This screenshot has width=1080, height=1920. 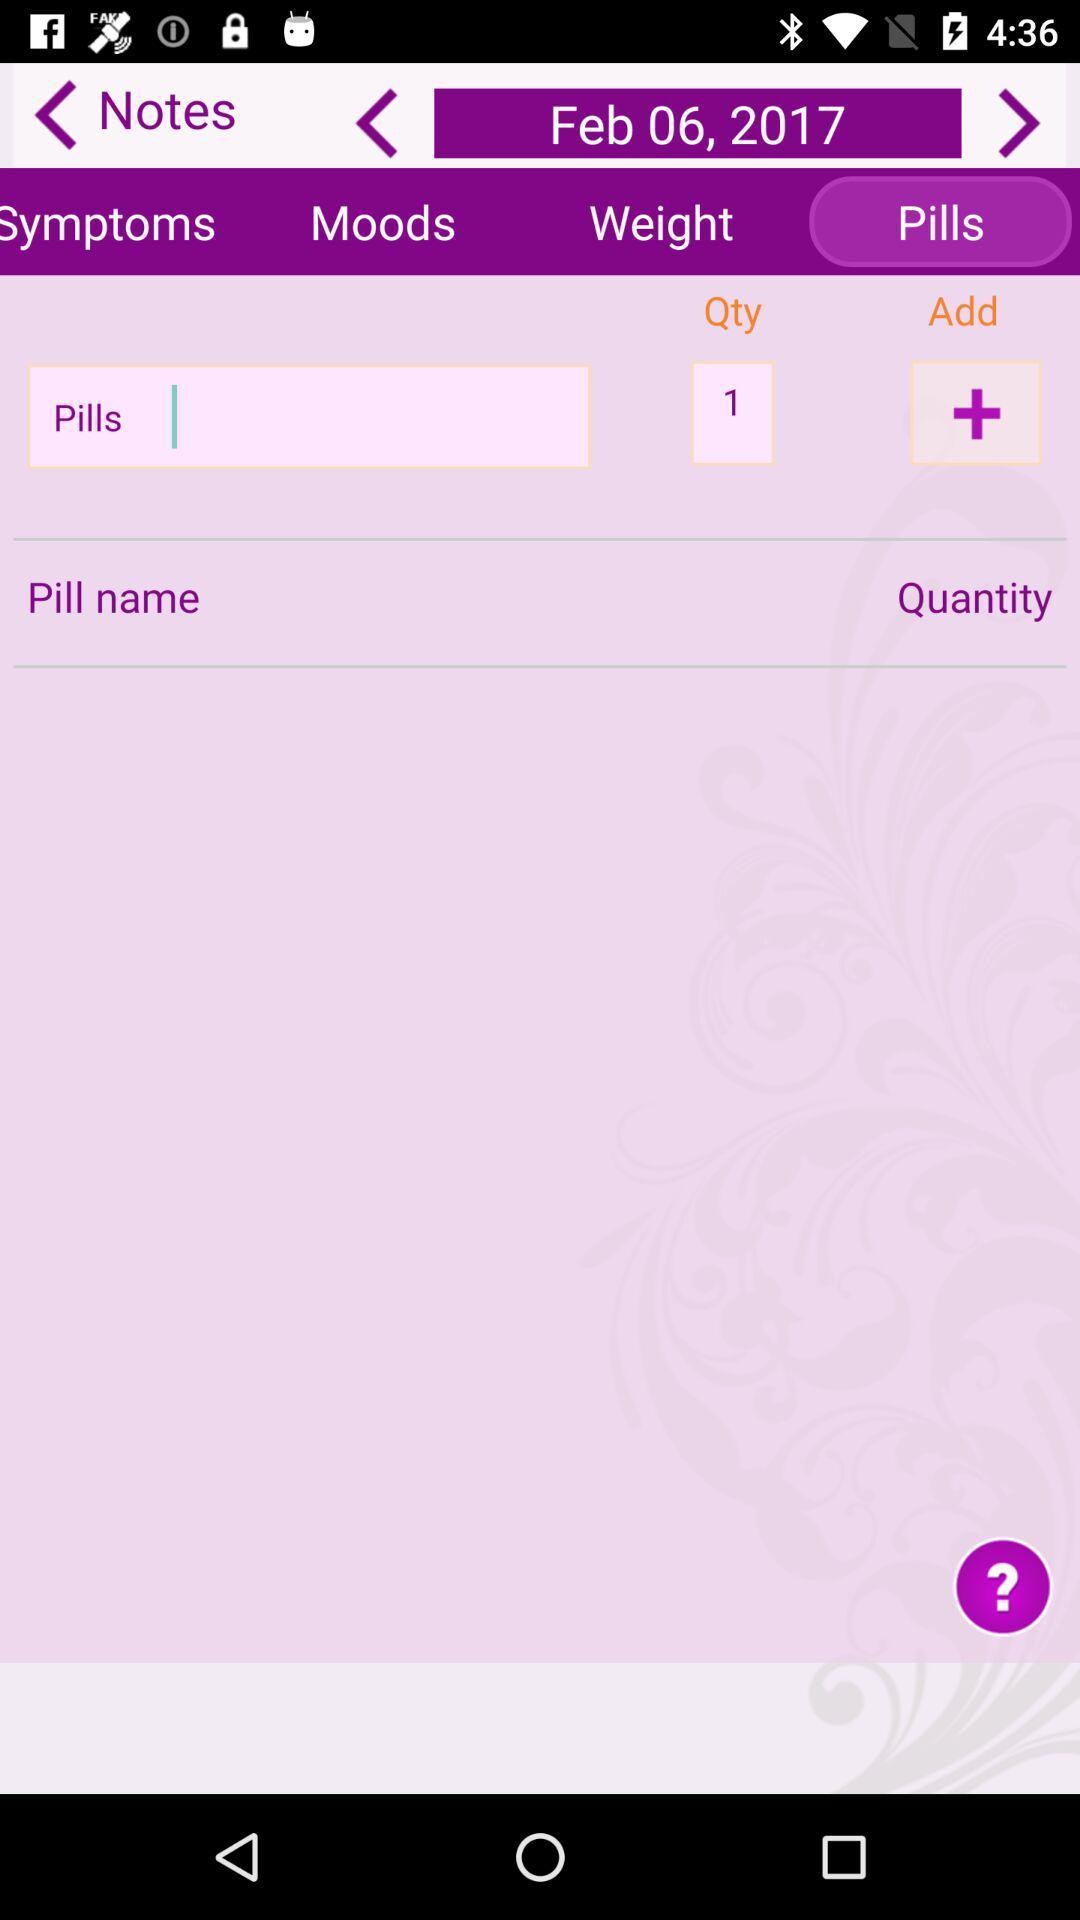 What do you see at coordinates (315, 415) in the screenshot?
I see `pill name` at bounding box center [315, 415].